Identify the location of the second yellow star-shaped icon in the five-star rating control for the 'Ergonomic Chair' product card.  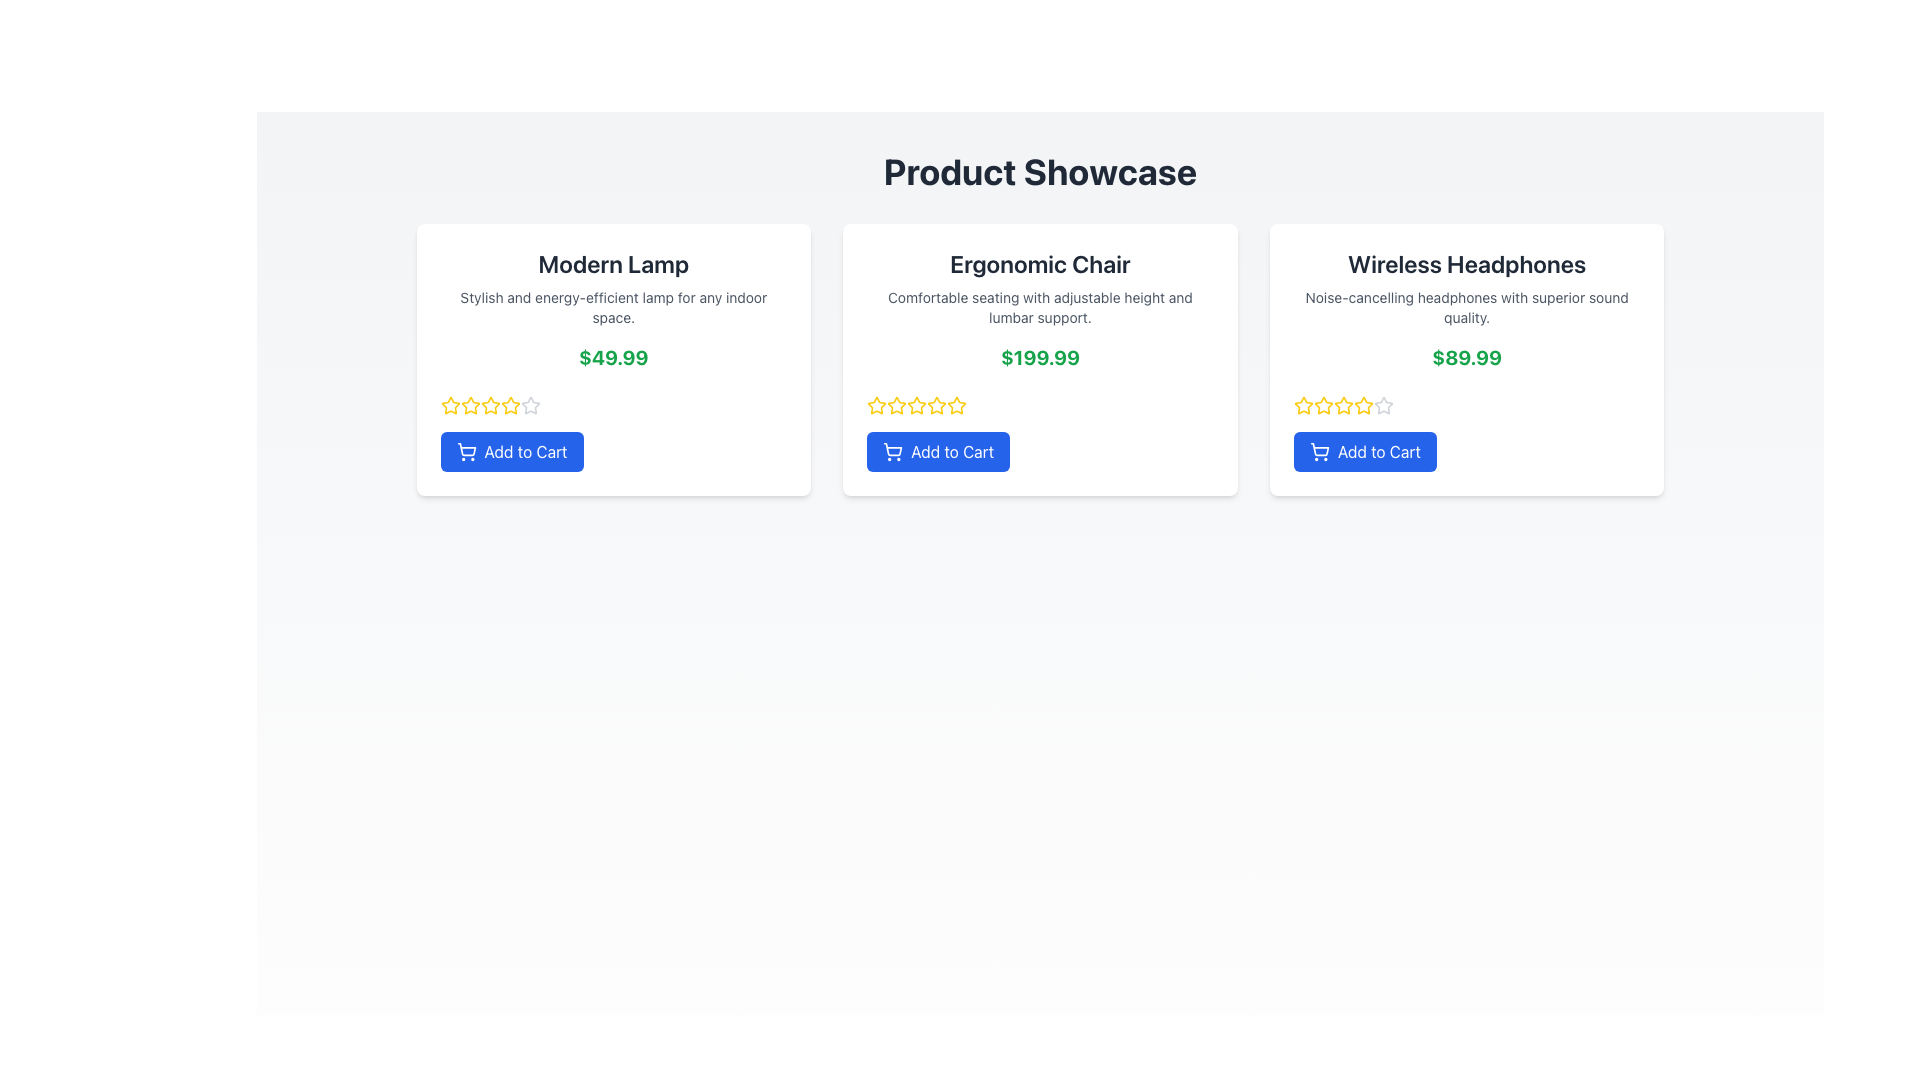
(956, 405).